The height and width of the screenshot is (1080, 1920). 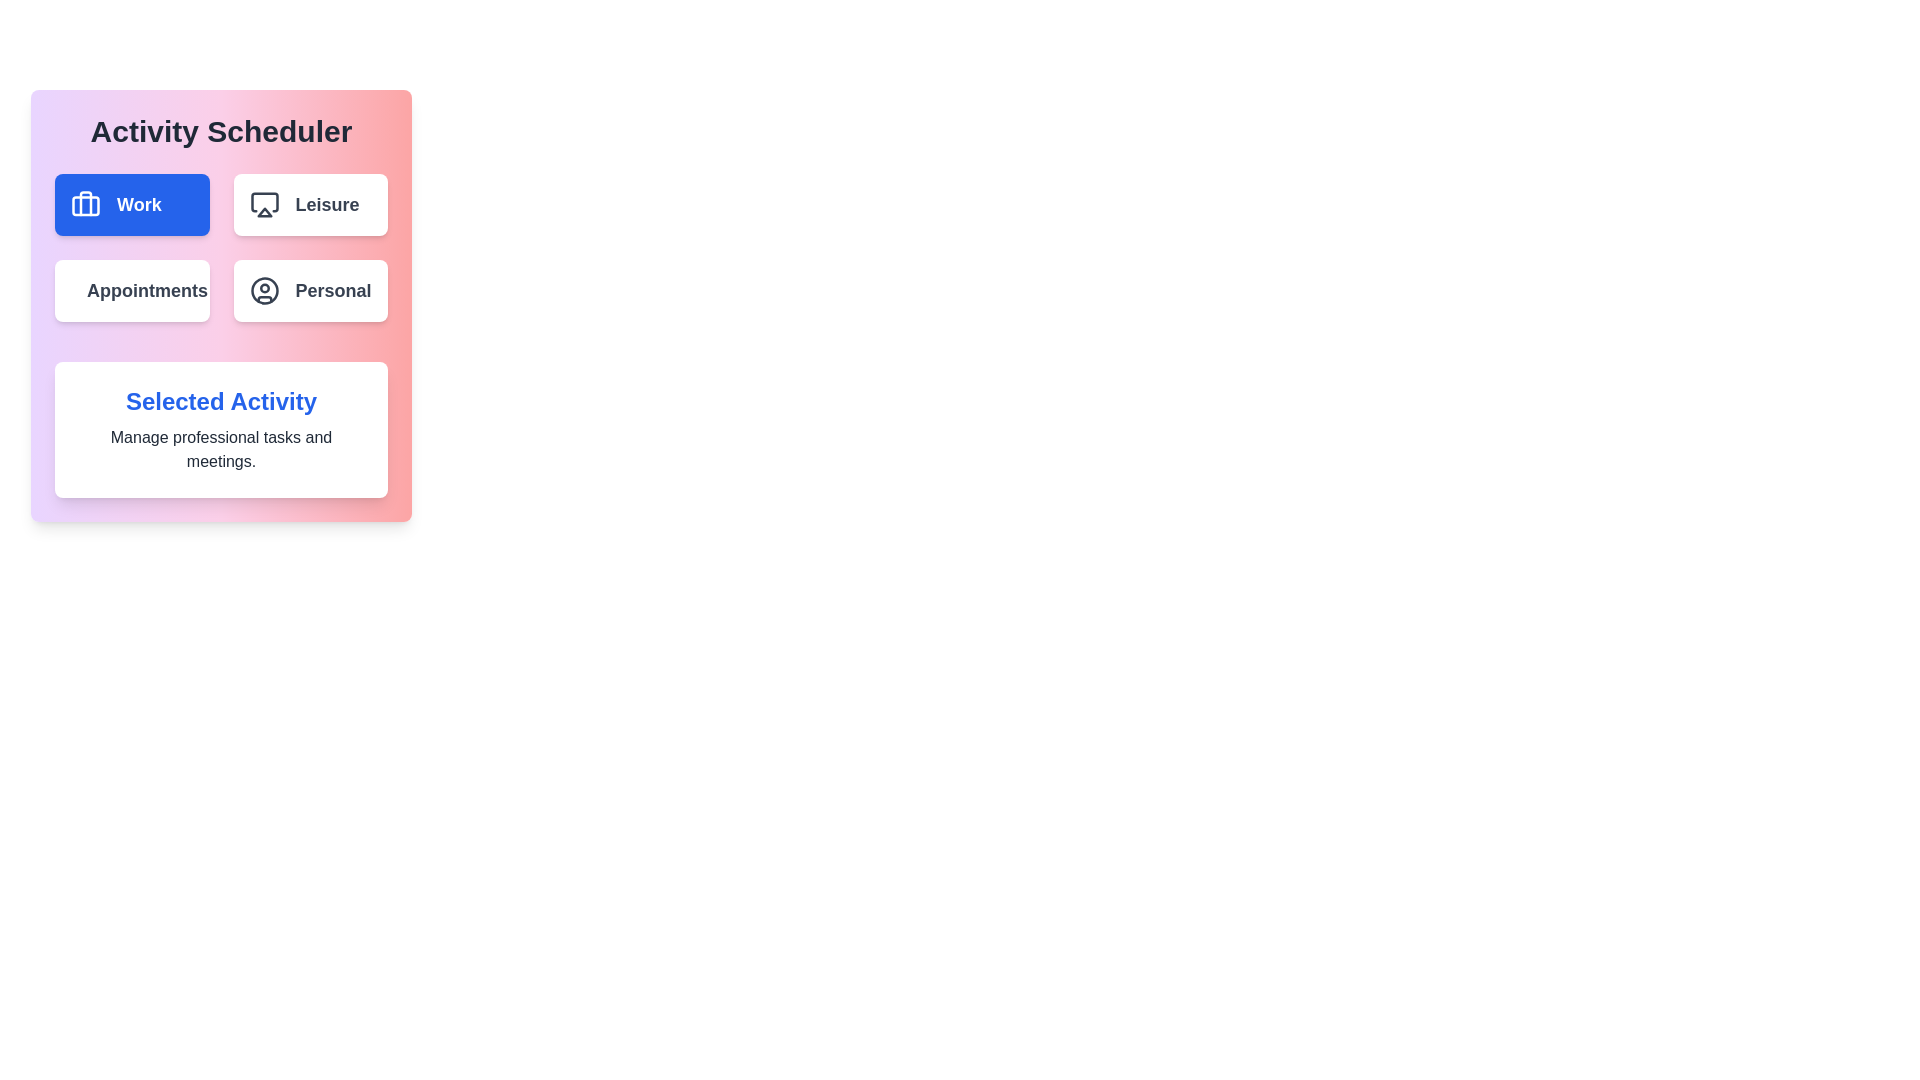 I want to click on the text label displaying 'Appointments', which is bold and slightly larger, located in the second row of a grid layout of buttons, so click(x=146, y=290).